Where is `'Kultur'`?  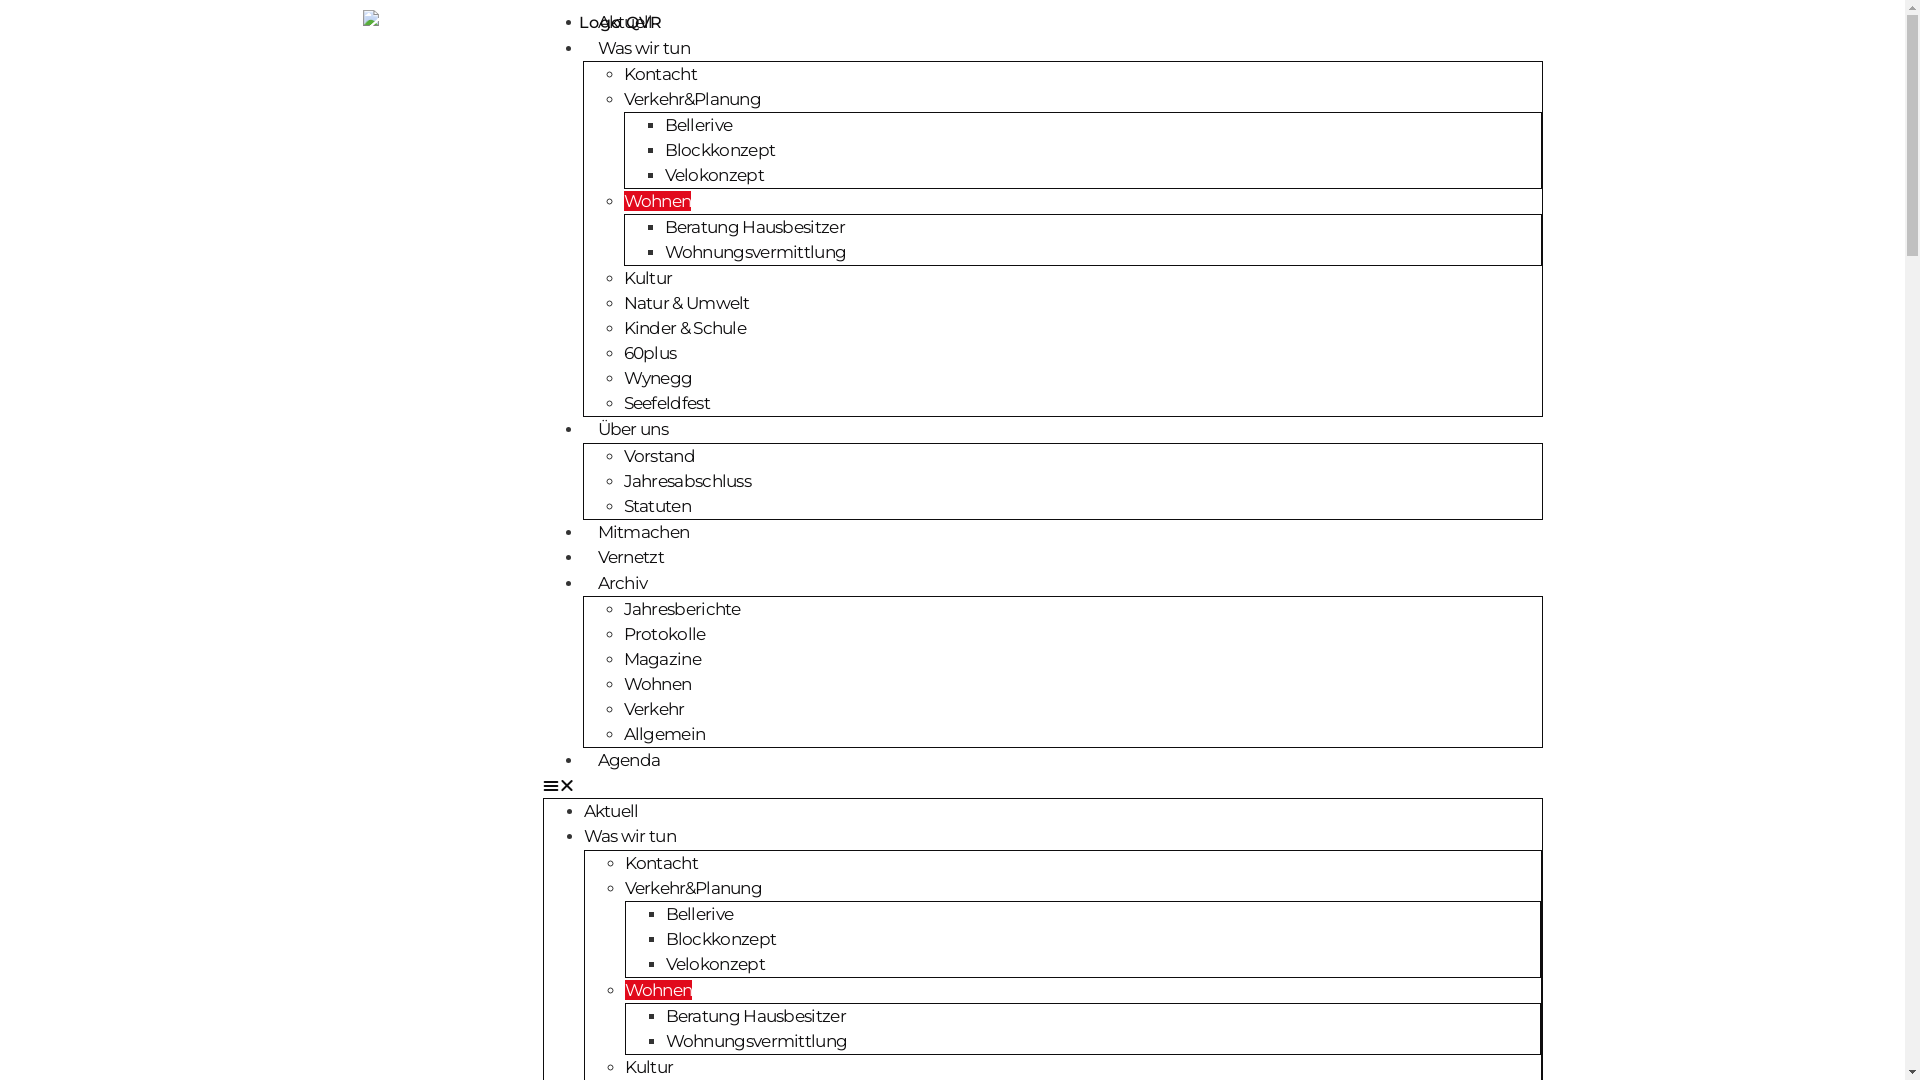
'Kultur' is located at coordinates (648, 277).